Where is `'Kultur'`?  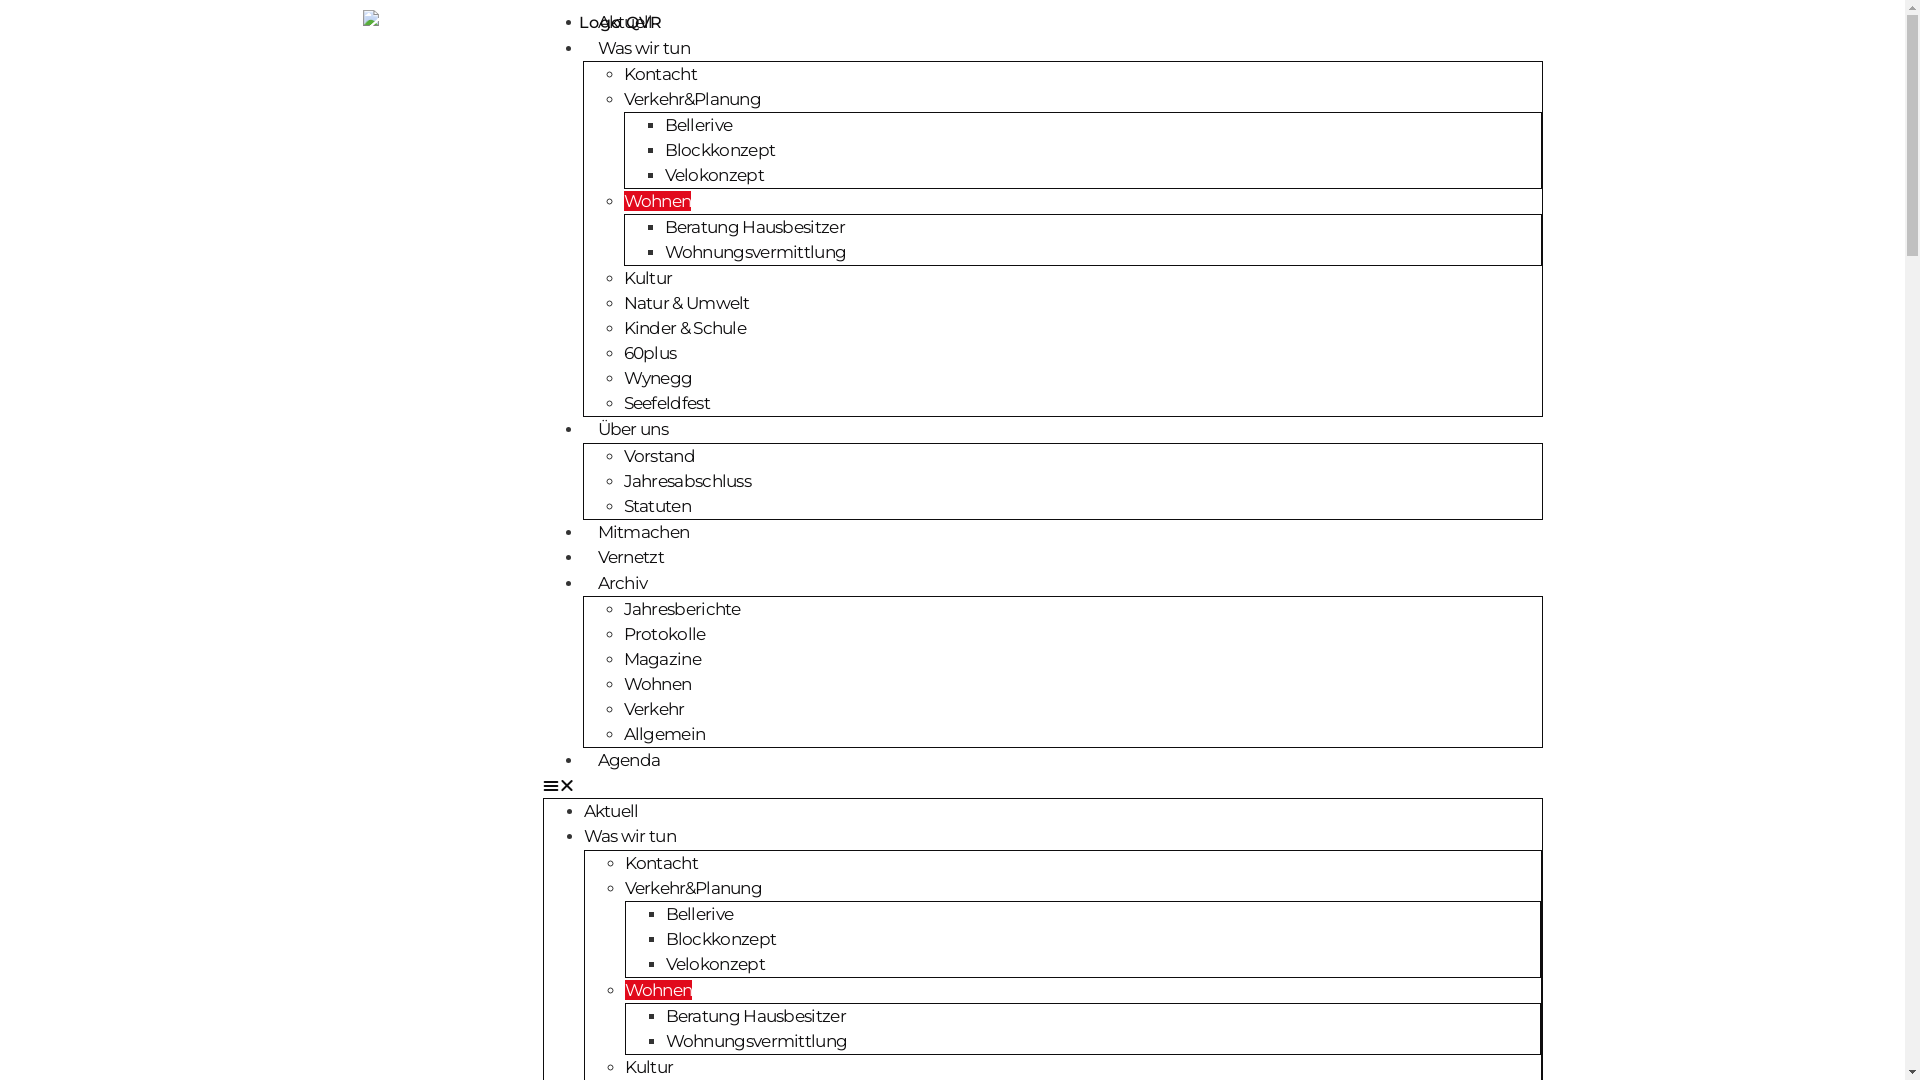
'Kultur' is located at coordinates (648, 277).